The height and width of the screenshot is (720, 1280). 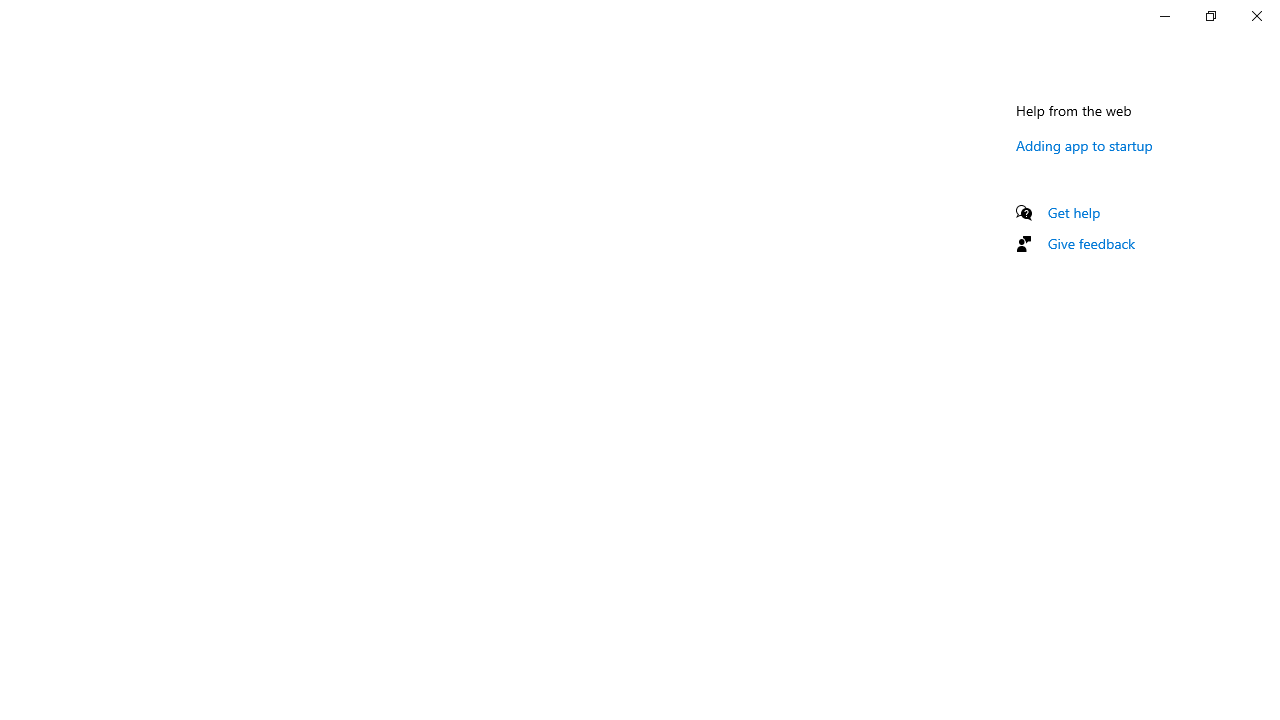 I want to click on 'Adding app to startup', so click(x=1083, y=144).